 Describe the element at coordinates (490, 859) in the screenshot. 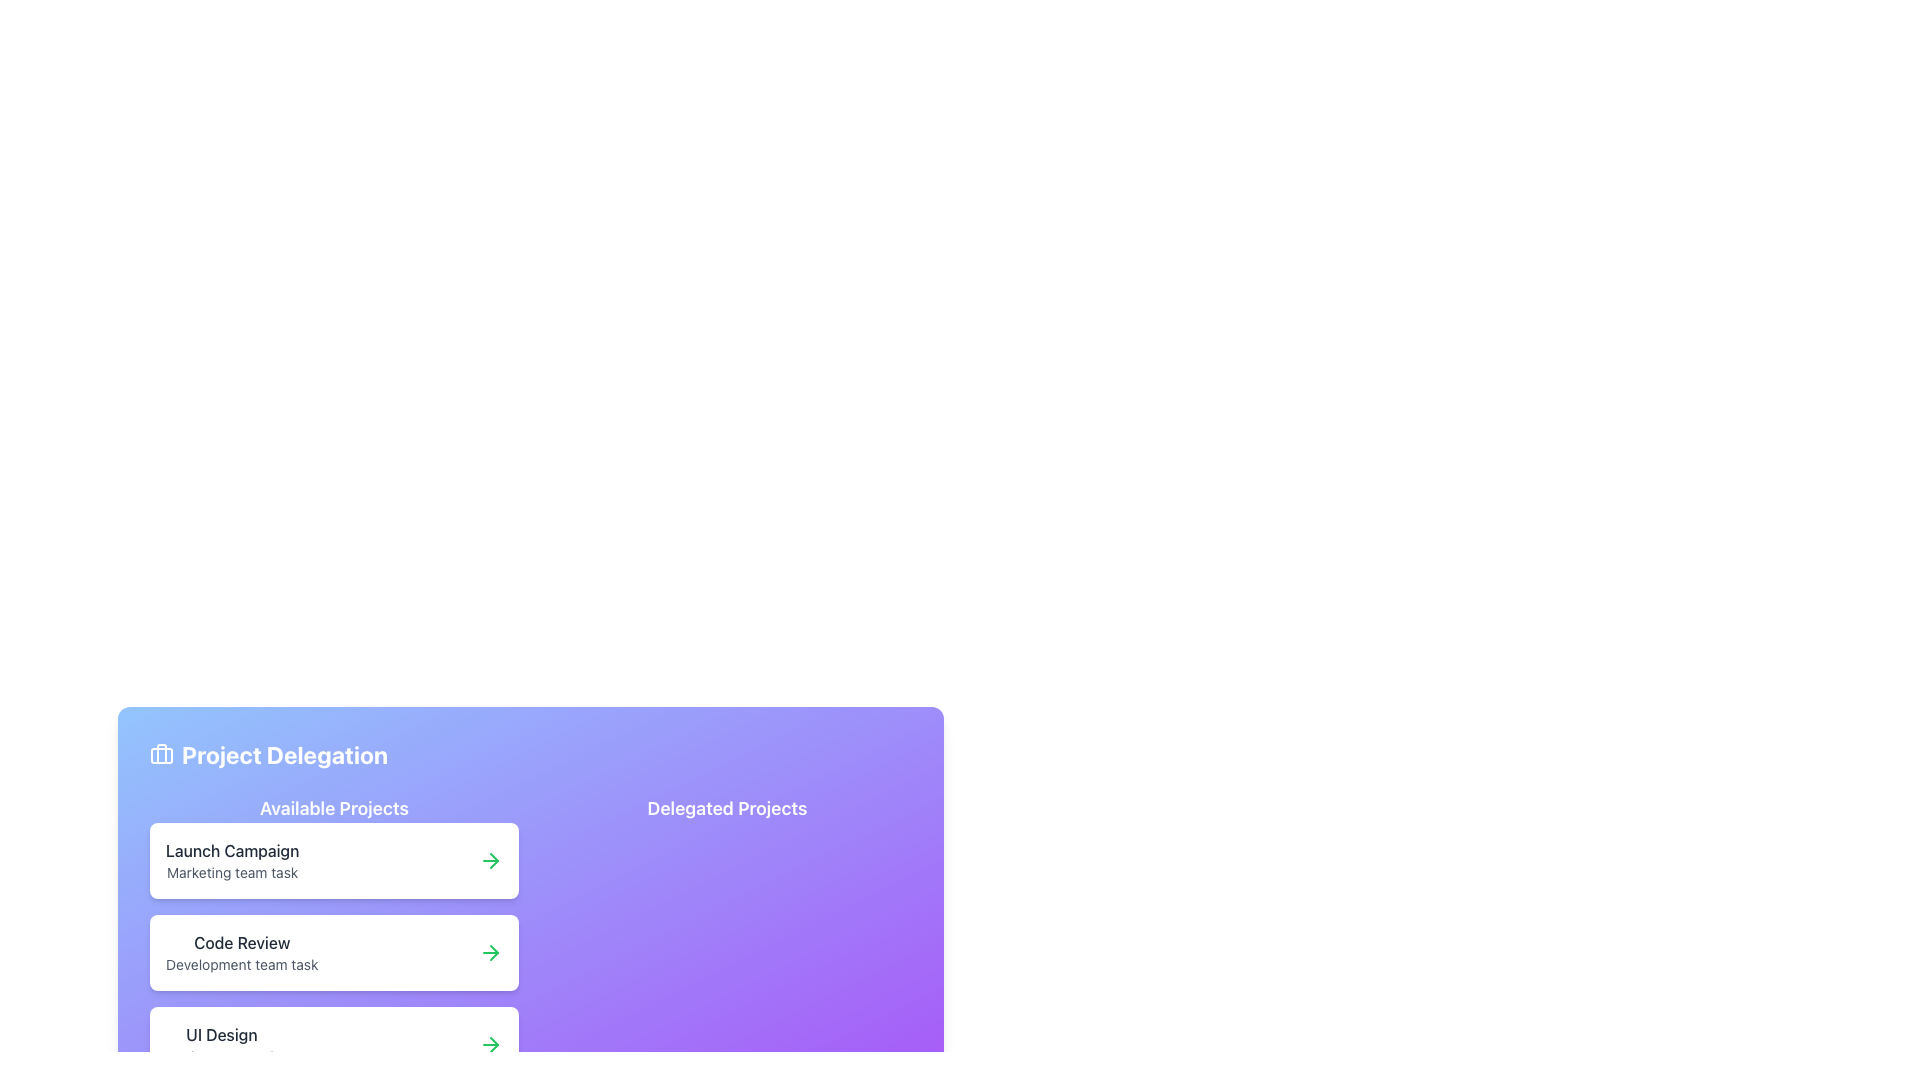

I see `the navigation button that redirects to the 'Launch Campaign' project, located within the card labeled 'Launch Campaign' under 'Available Projects'` at that location.